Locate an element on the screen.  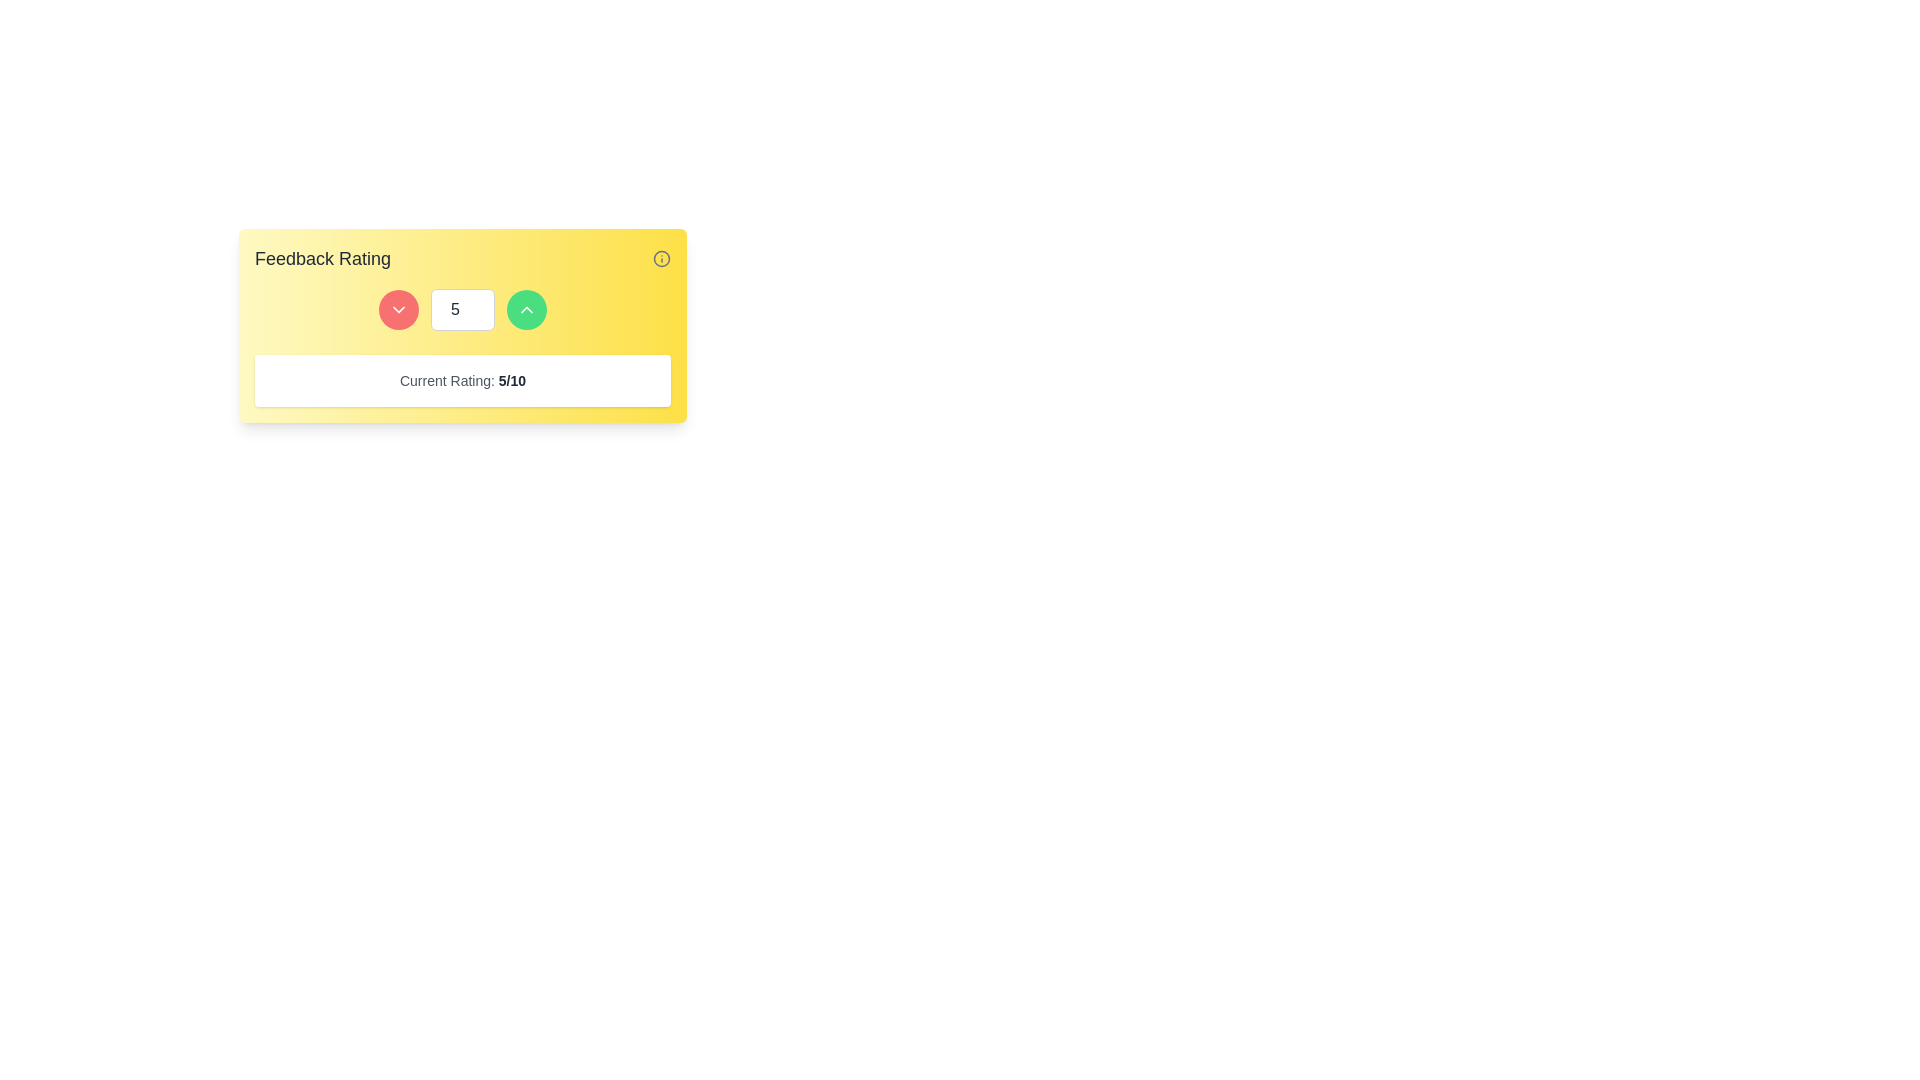
the Text Label that displays the current rating score, which is bold and aligned with the 'Current Rating:' statement is located at coordinates (512, 381).